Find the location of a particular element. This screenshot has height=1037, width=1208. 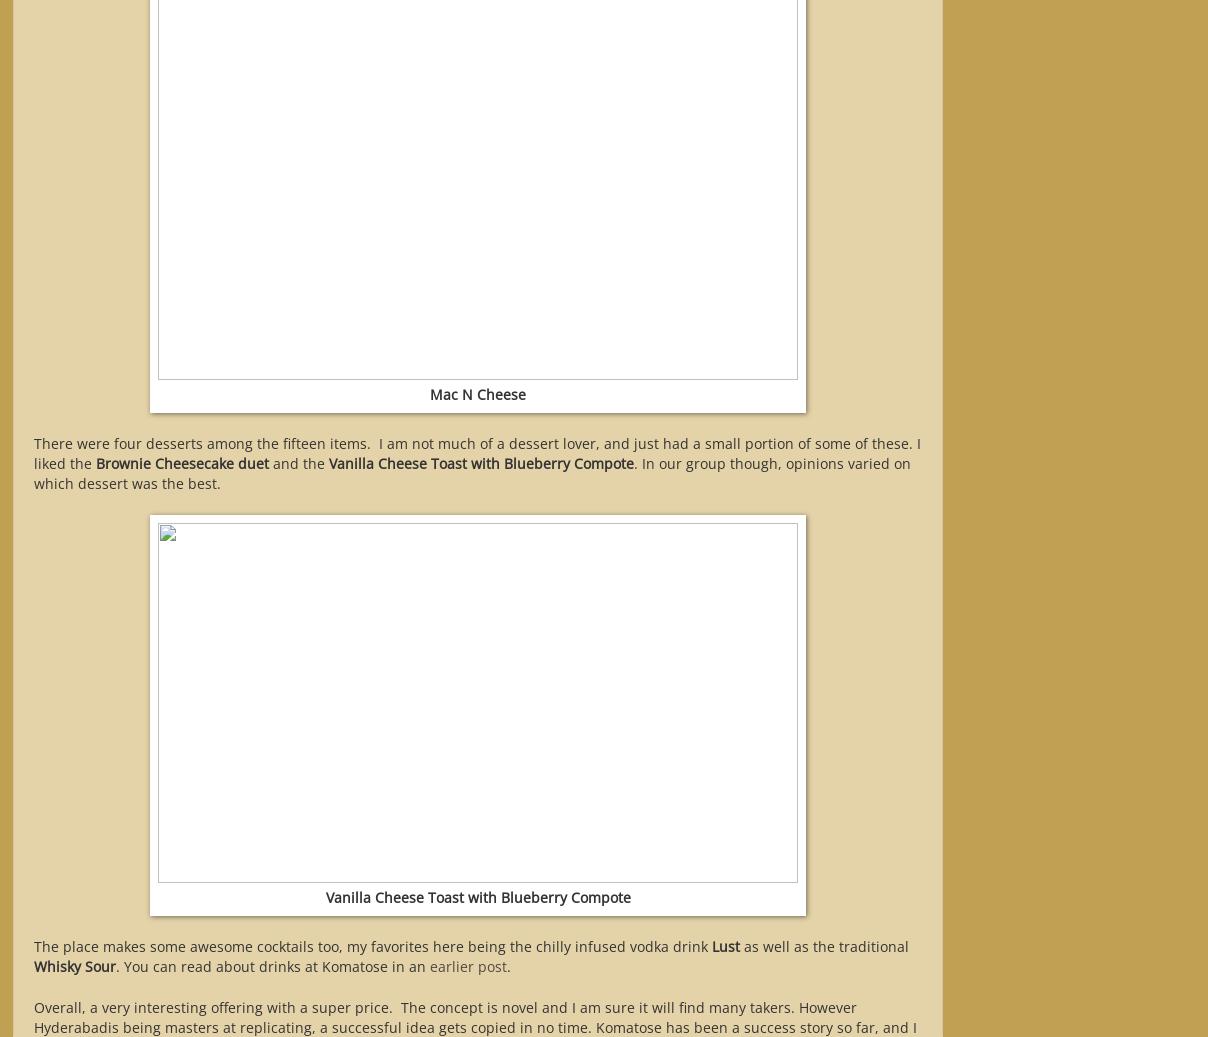

'and the' is located at coordinates (269, 462).